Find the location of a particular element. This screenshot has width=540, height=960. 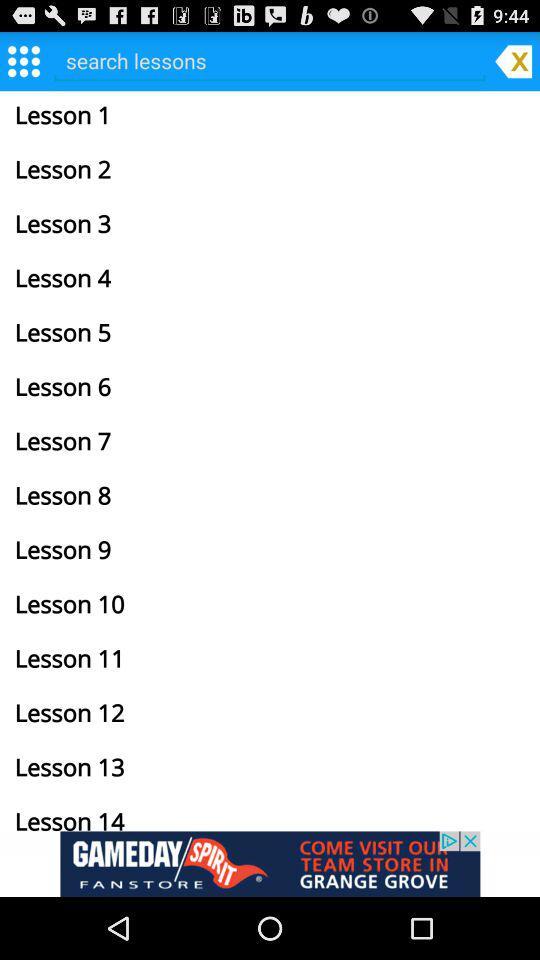

more tools is located at coordinates (22, 59).